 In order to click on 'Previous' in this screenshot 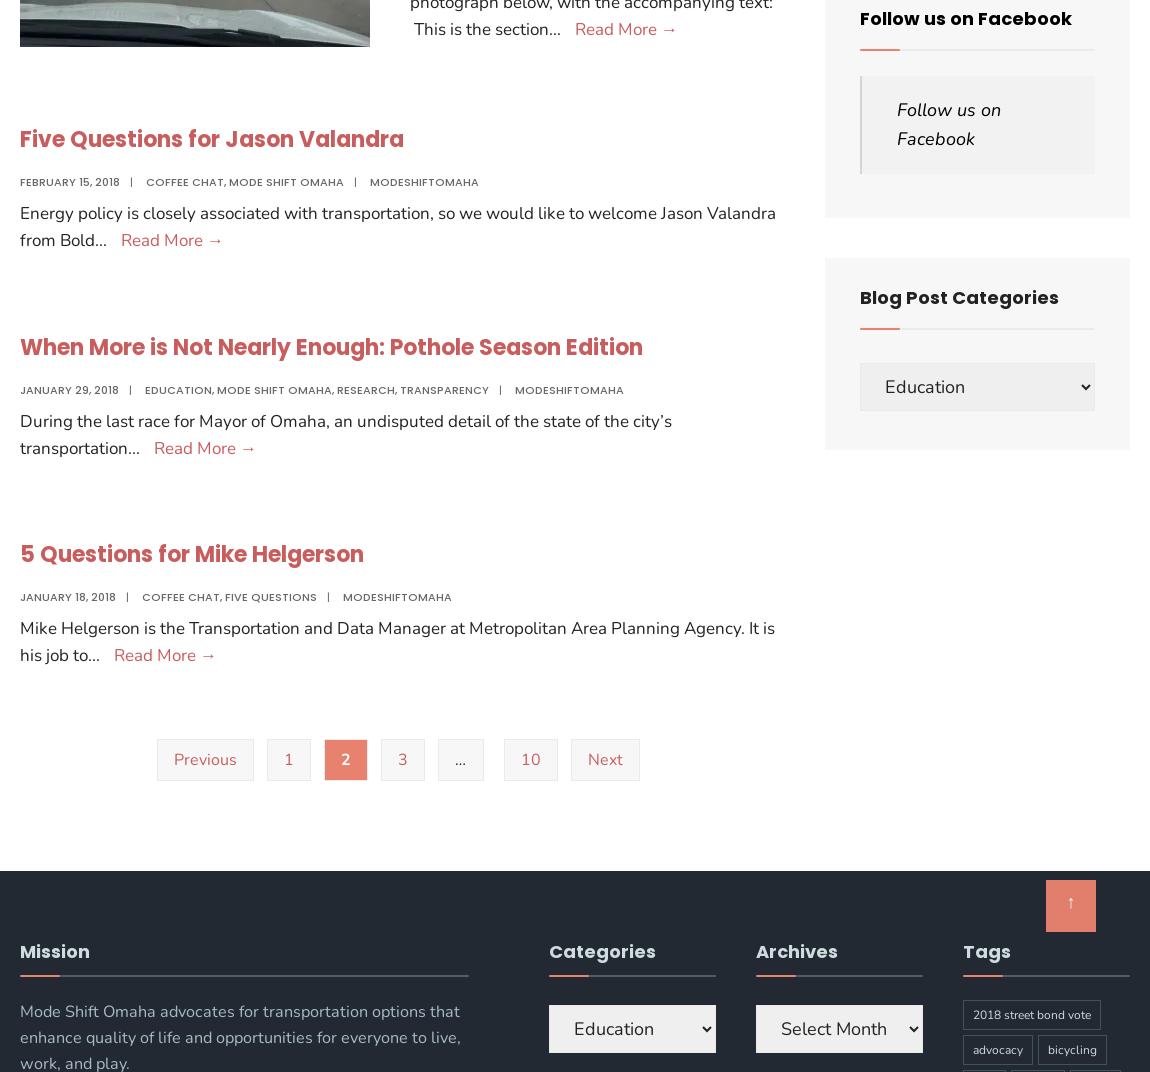, I will do `click(204, 760)`.